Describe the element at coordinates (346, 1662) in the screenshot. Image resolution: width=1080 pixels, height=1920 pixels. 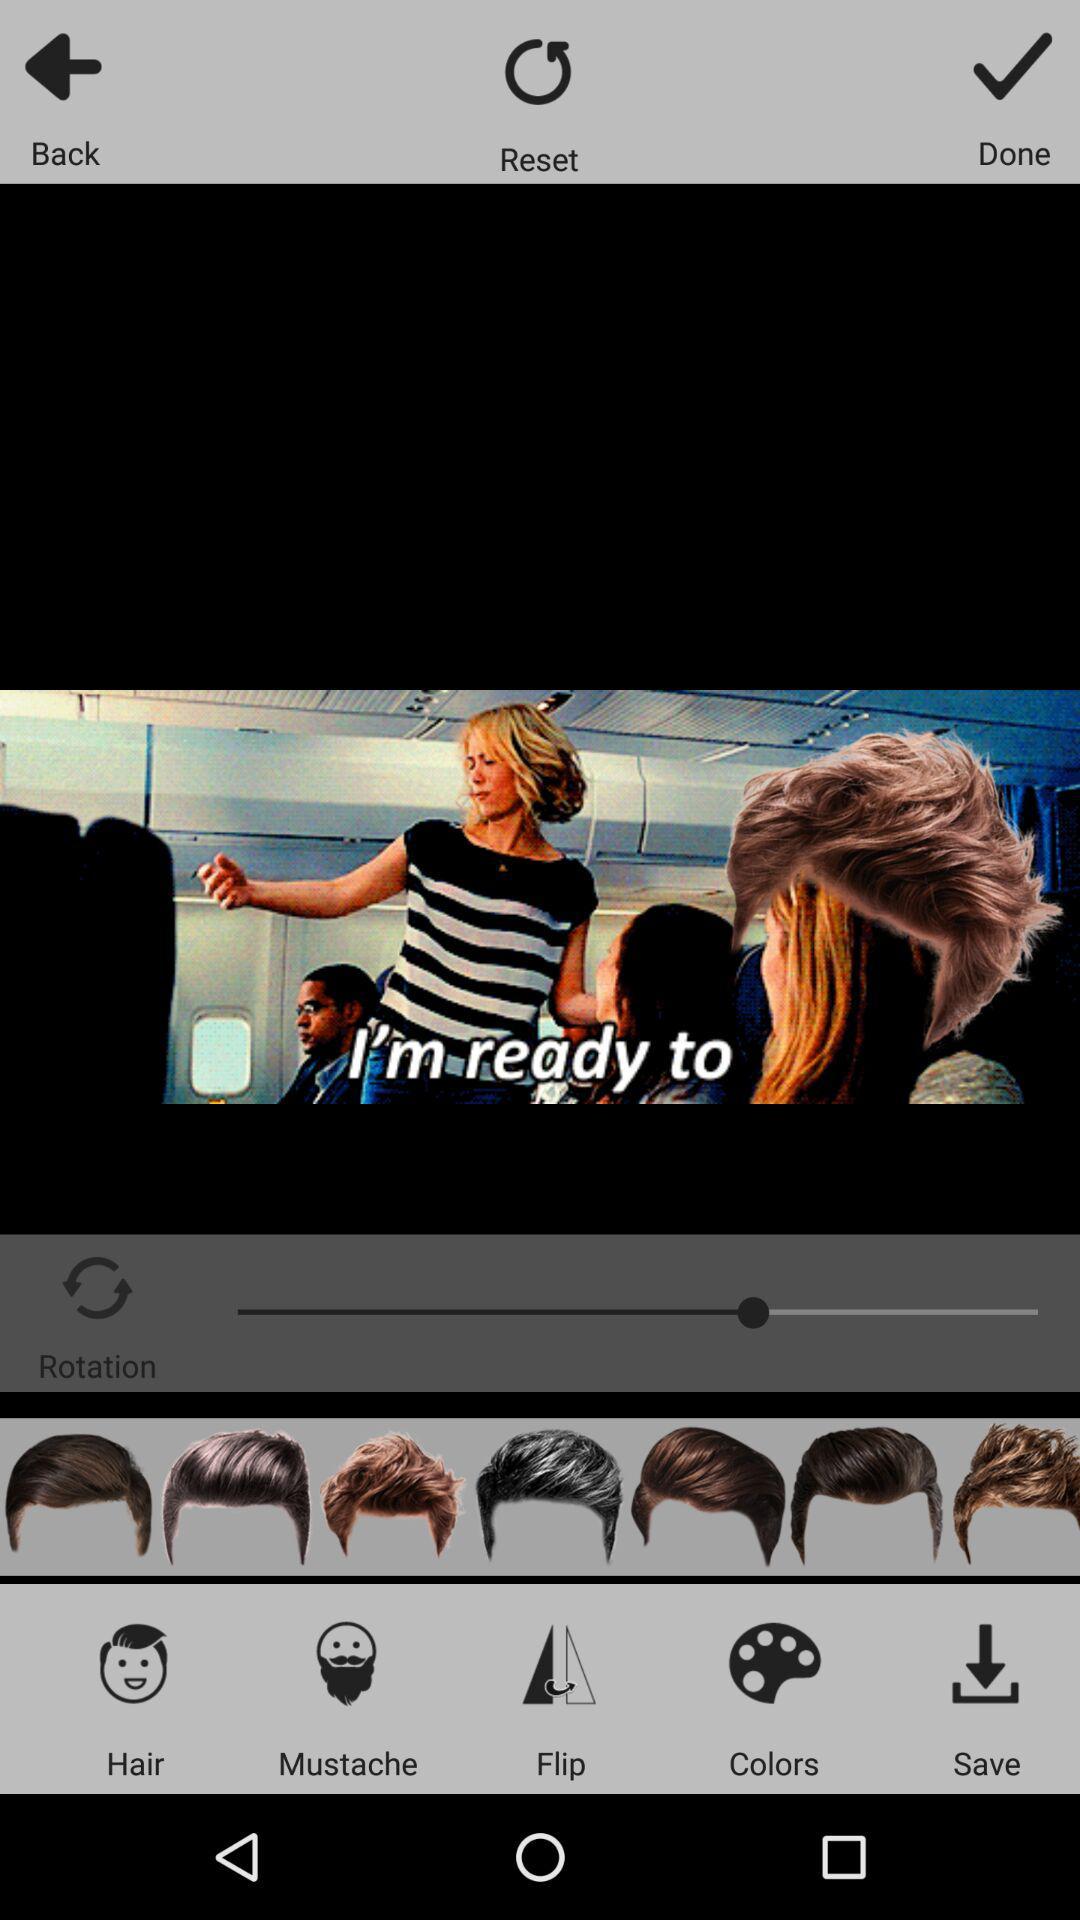
I see `to avatar` at that location.